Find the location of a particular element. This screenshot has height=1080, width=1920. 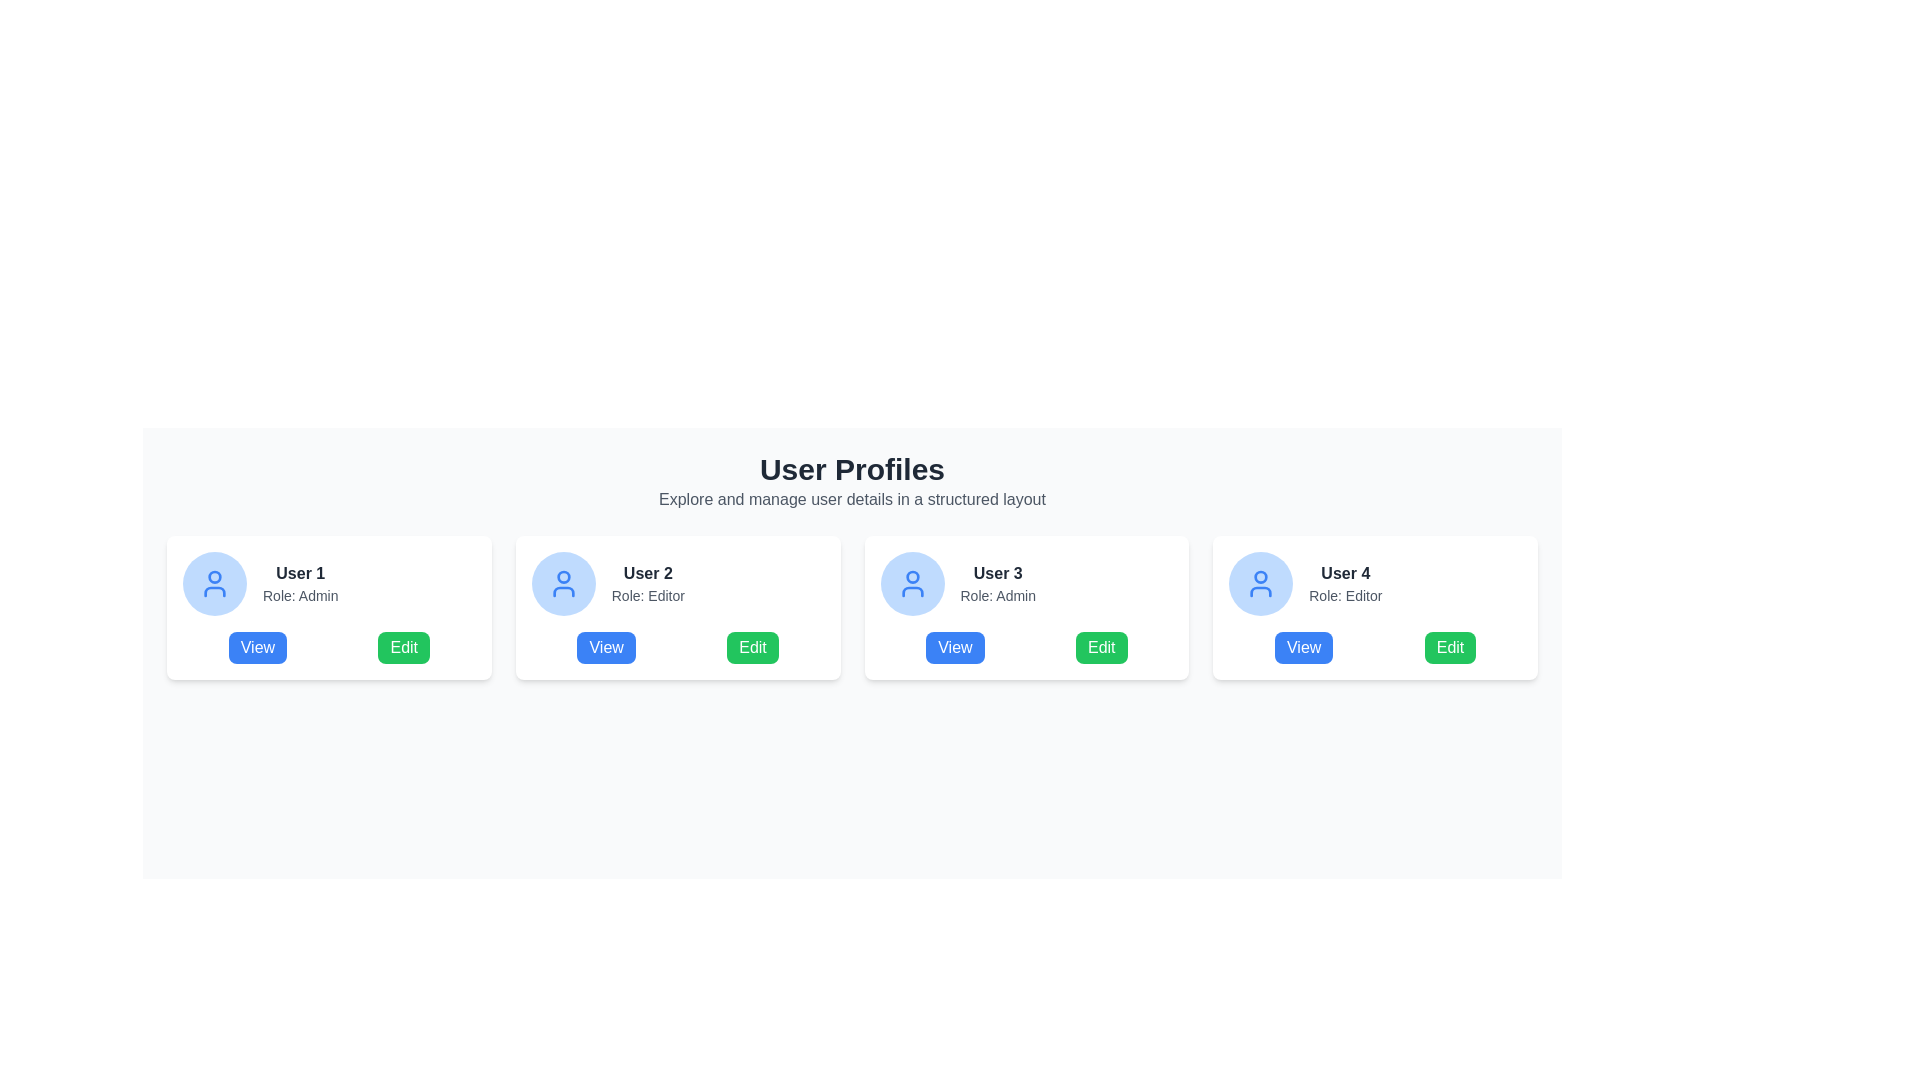

the text label displaying 'Role: Admin', which is styled in gray color and positioned below the bolded username 'User 1' in the first user card is located at coordinates (299, 595).